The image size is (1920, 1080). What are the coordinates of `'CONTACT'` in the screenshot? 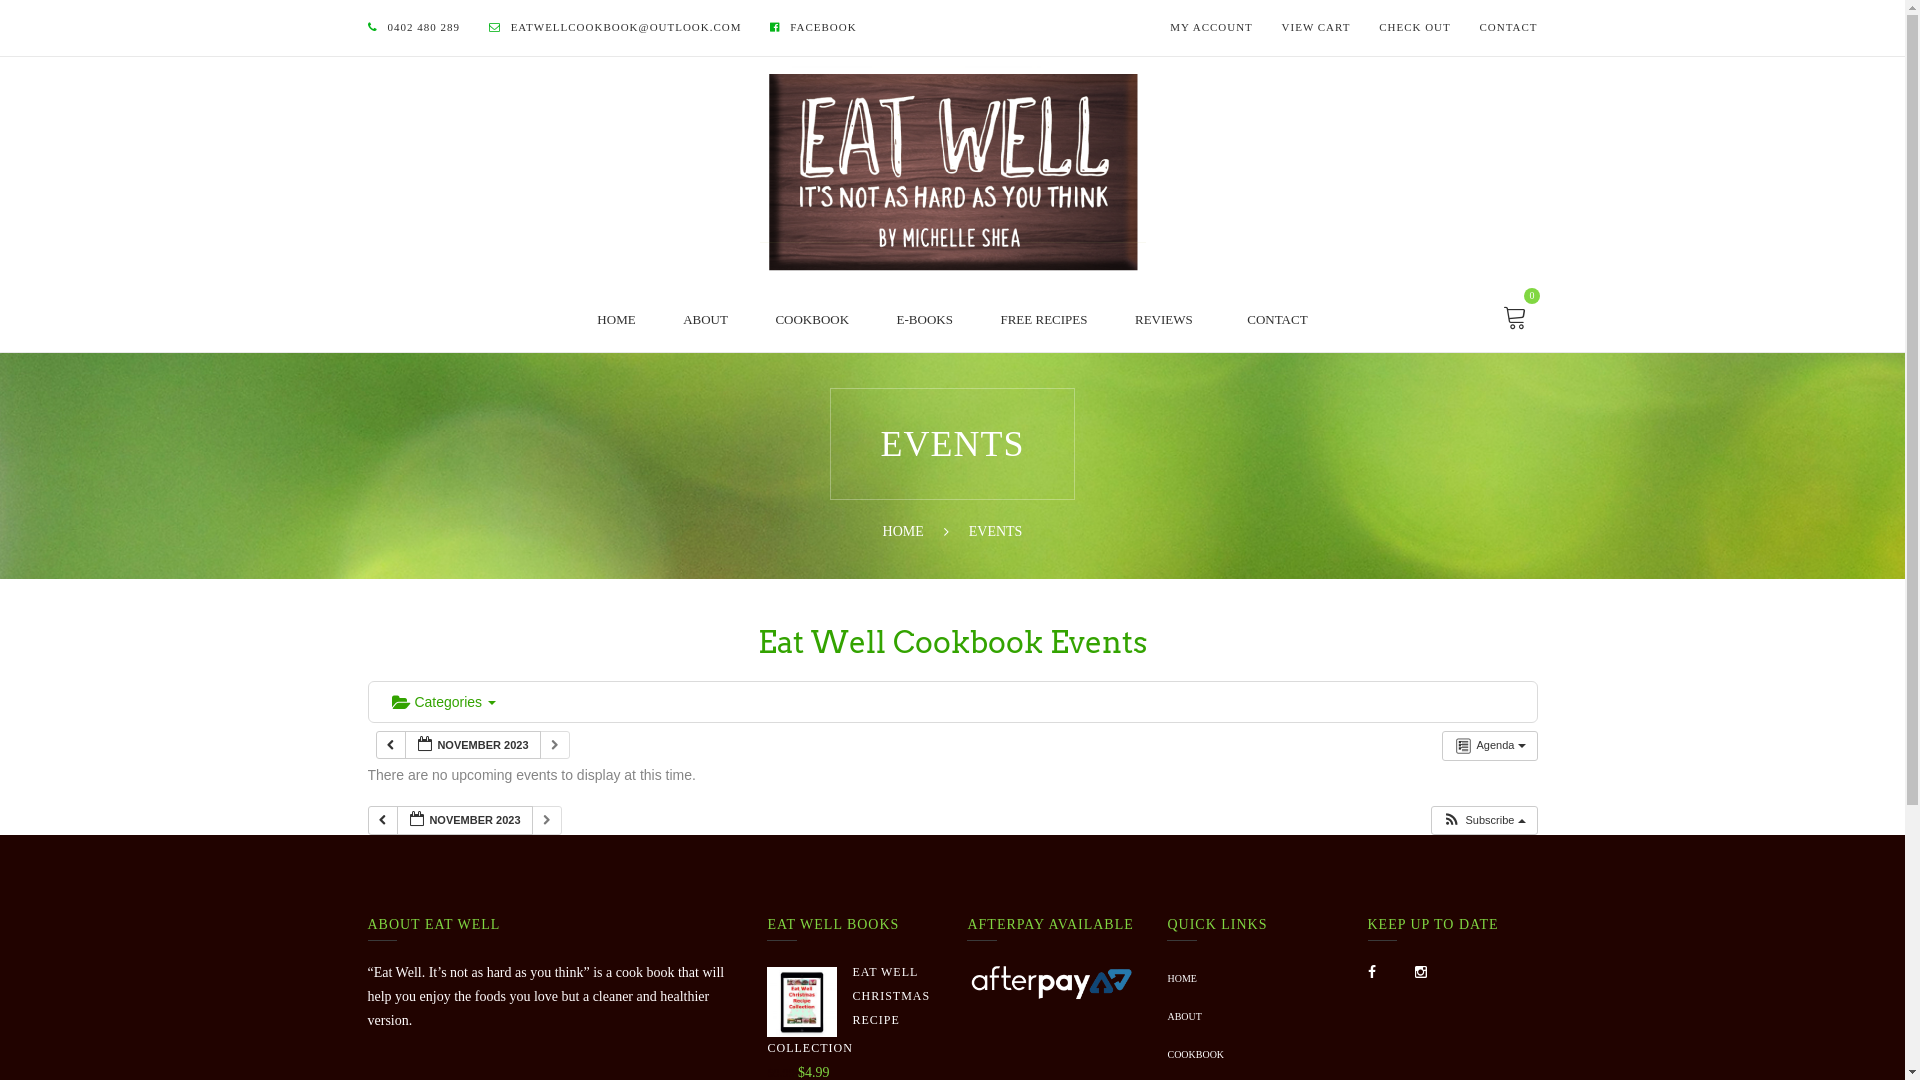 It's located at (1479, 27).